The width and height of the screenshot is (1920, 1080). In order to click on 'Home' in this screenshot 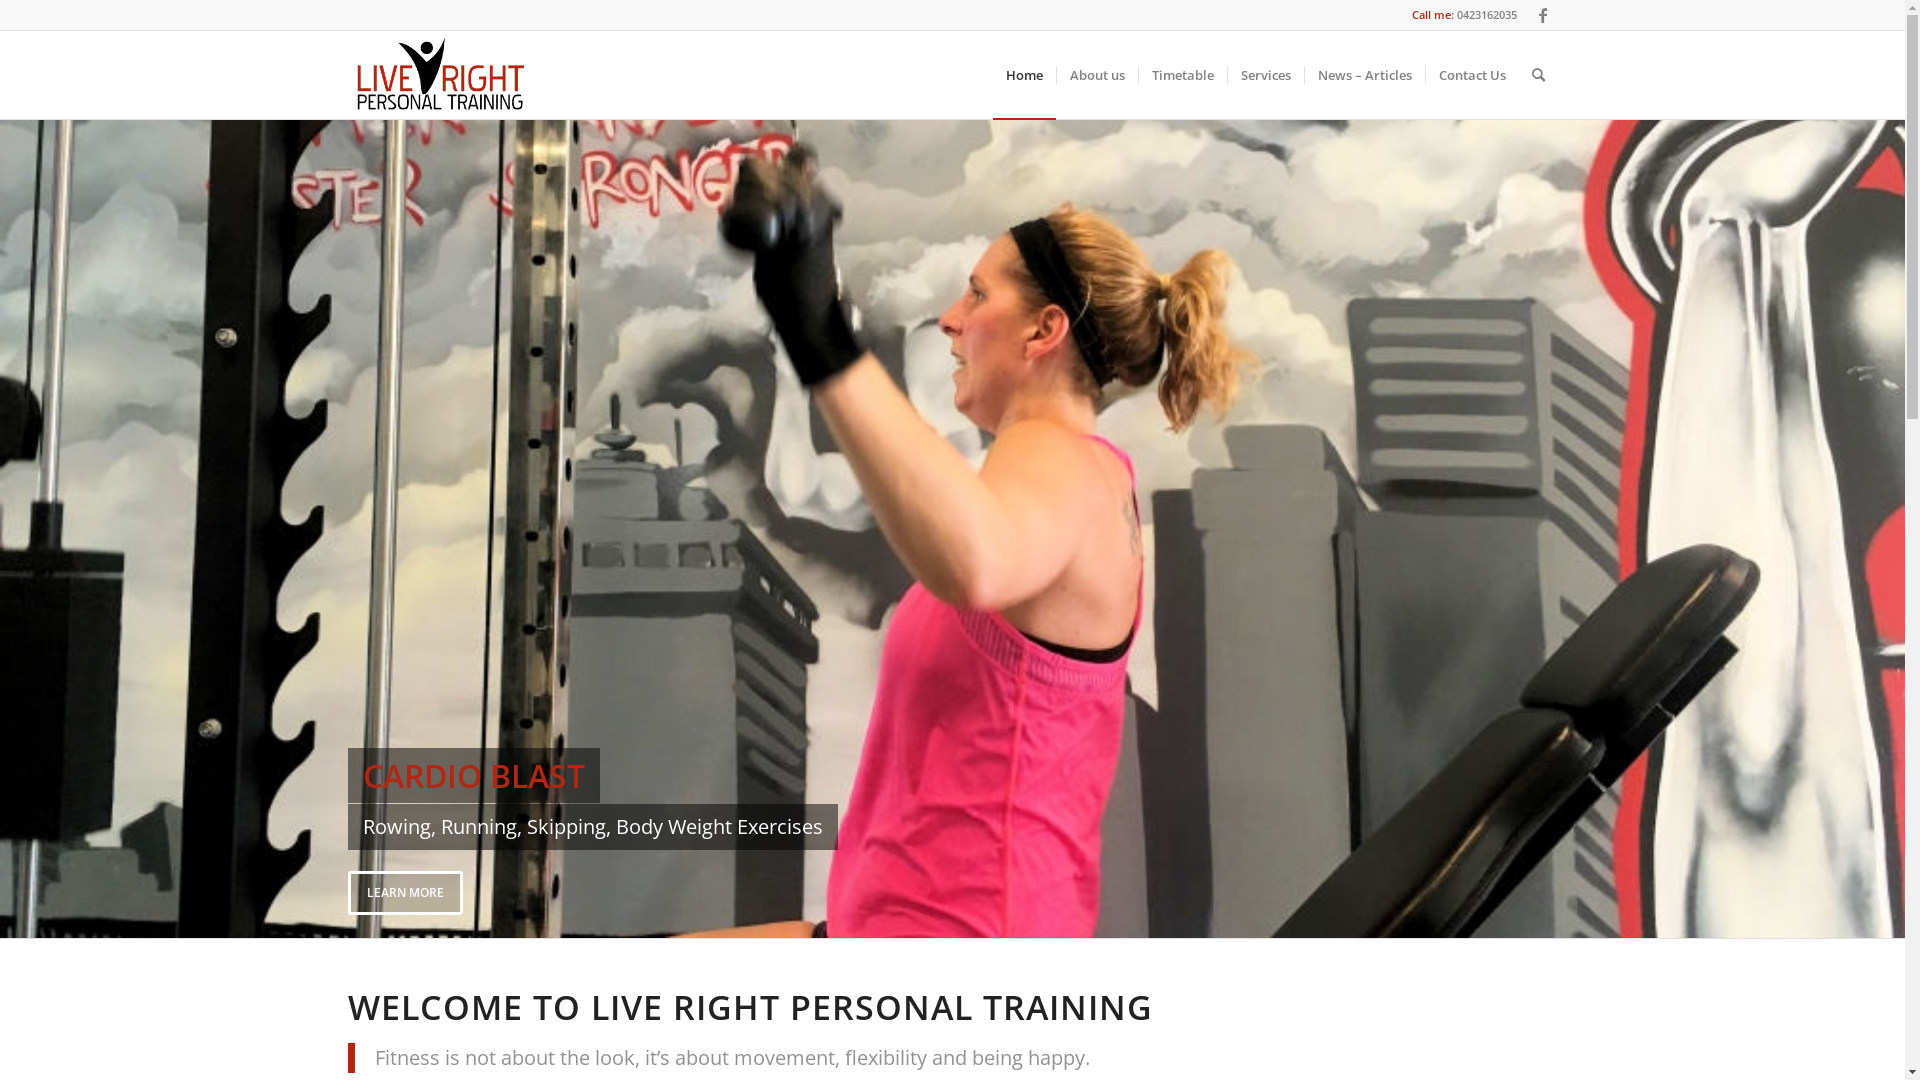, I will do `click(1023, 73)`.